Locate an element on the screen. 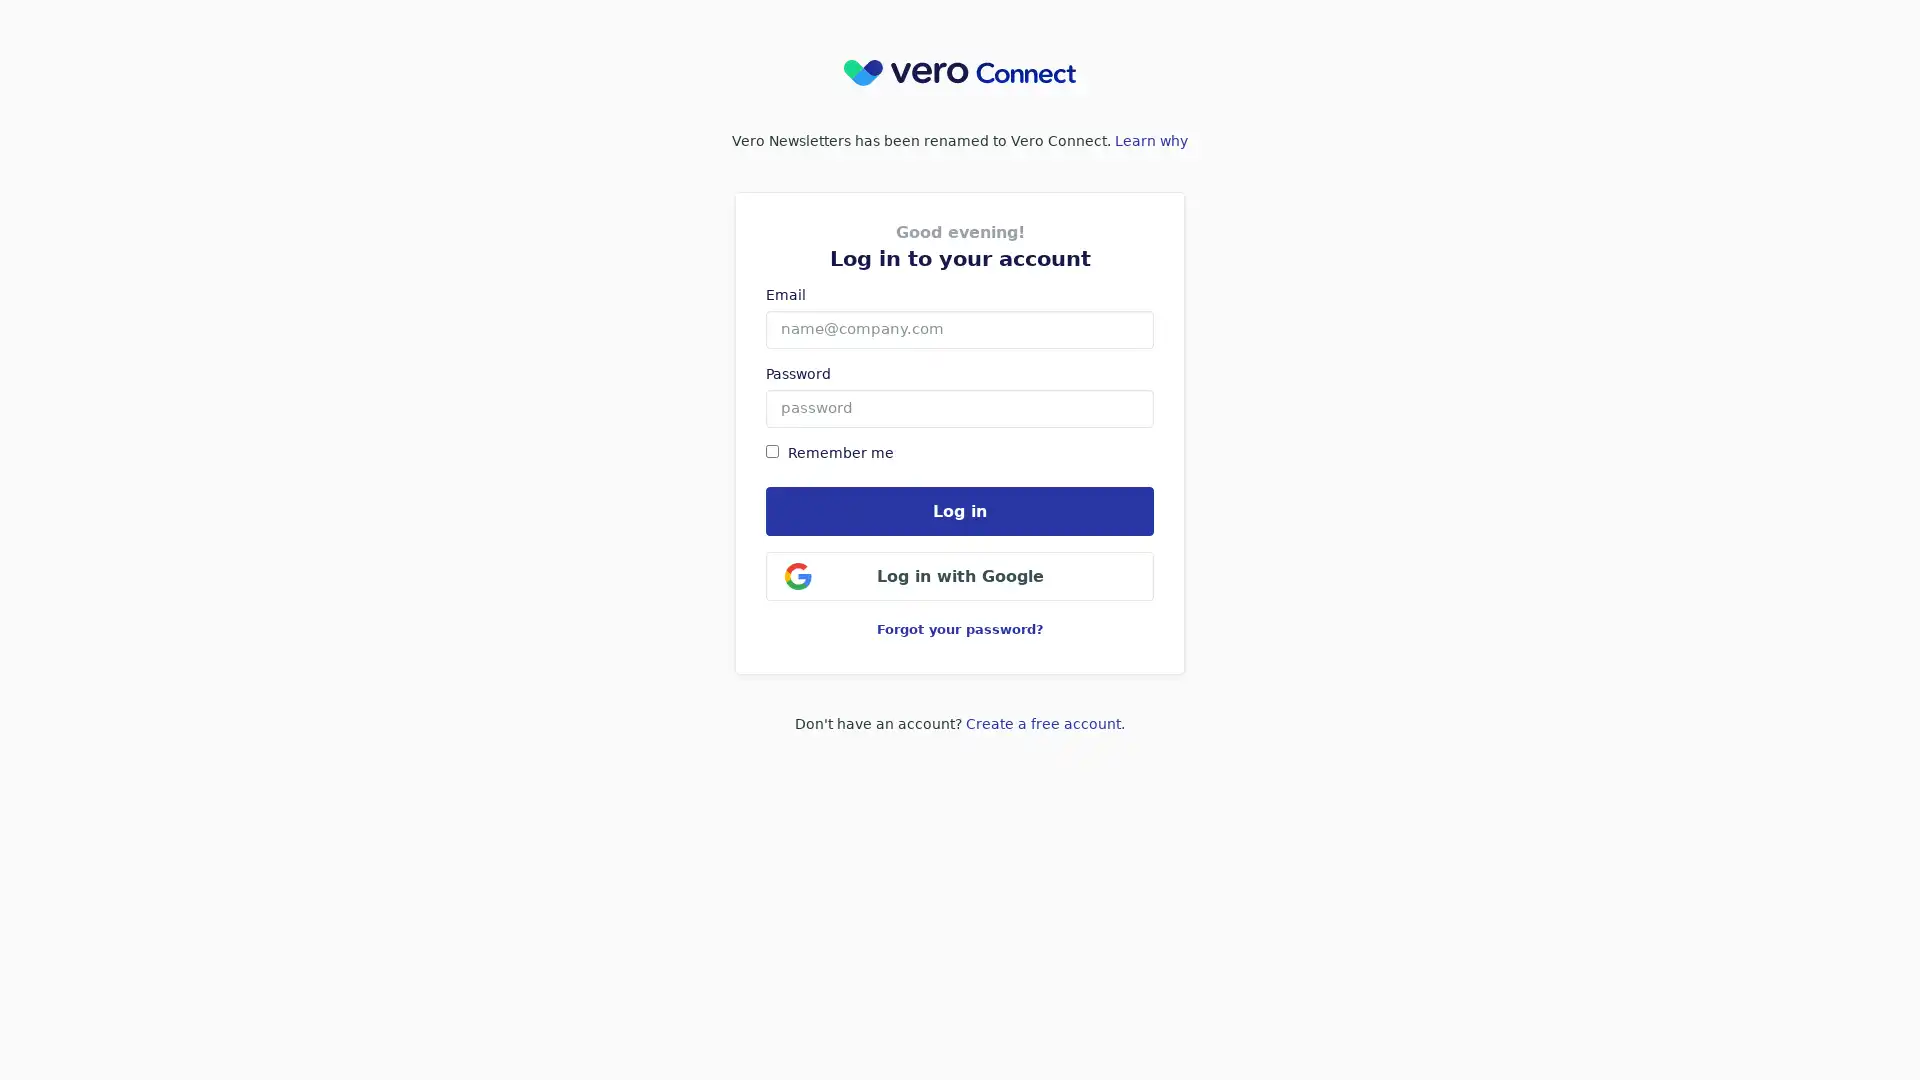 This screenshot has height=1080, width=1920. Log in is located at coordinates (960, 509).